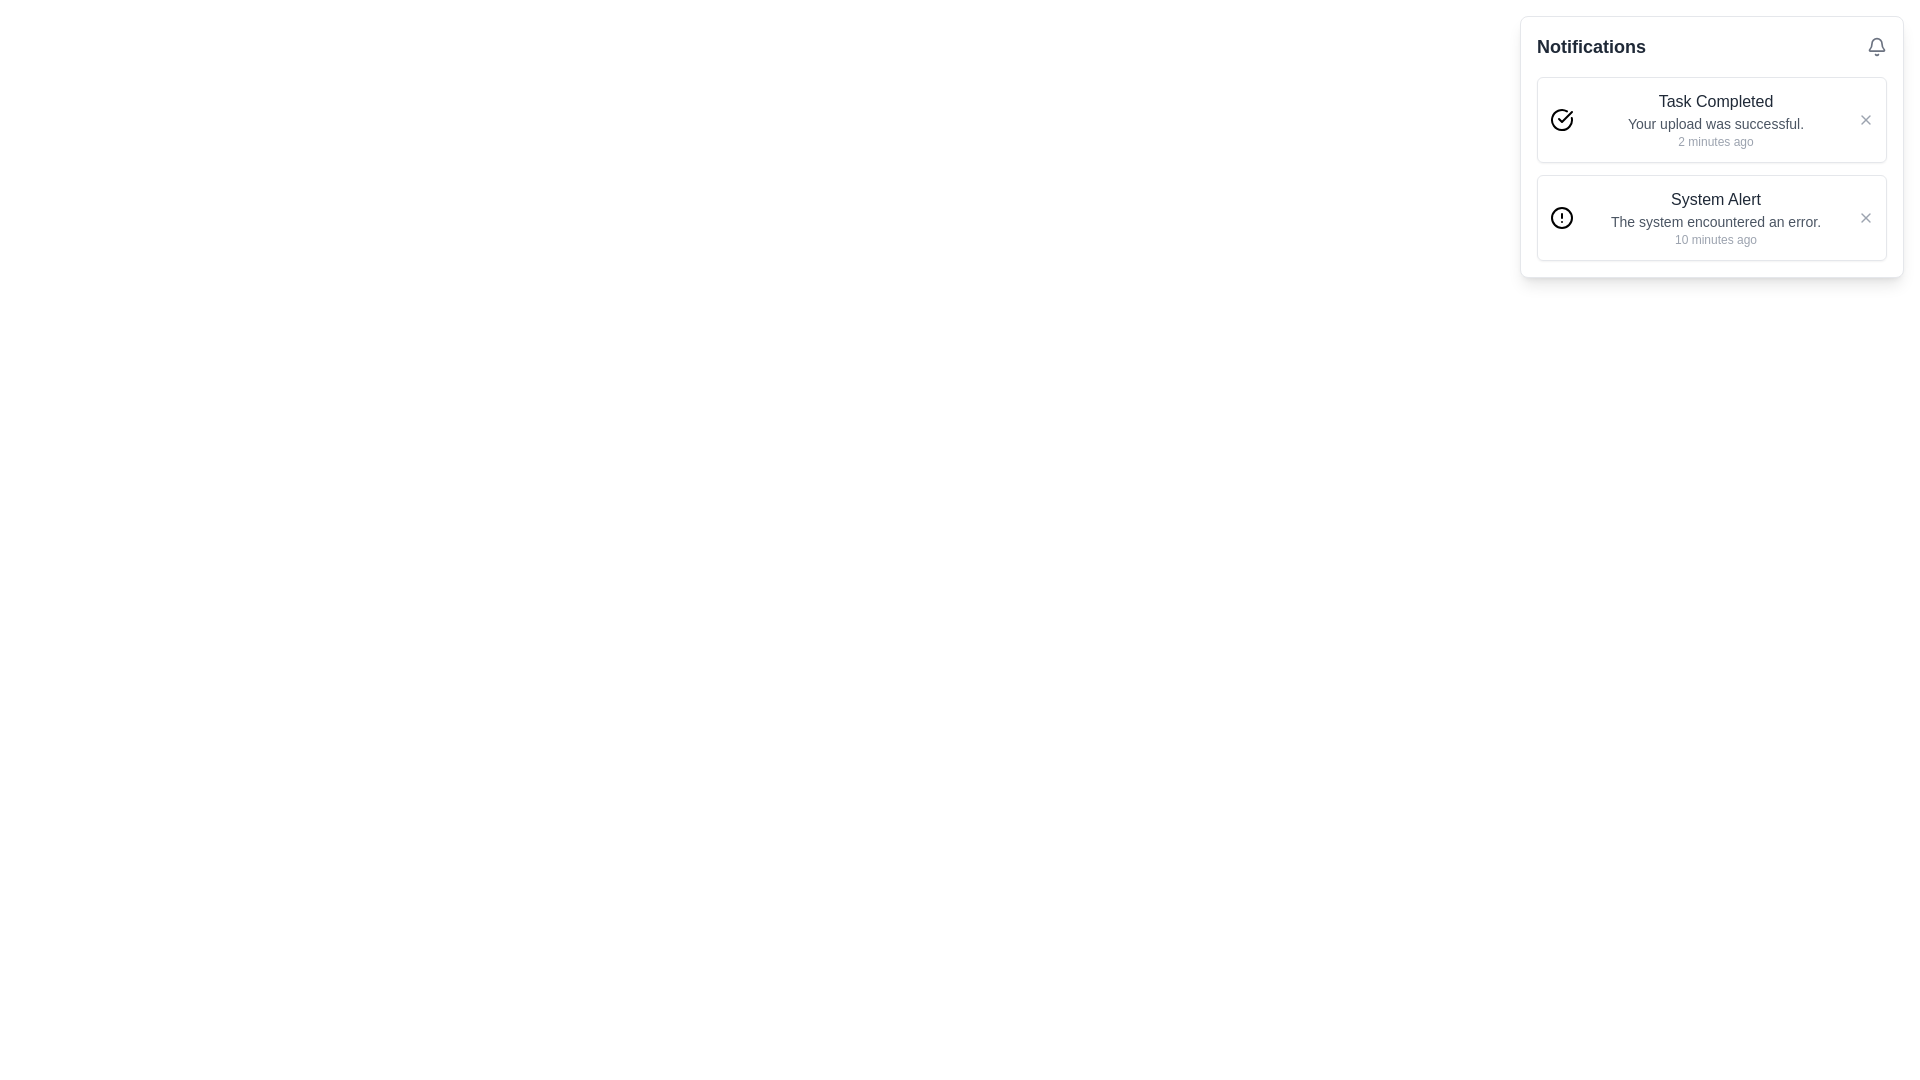 The image size is (1920, 1080). I want to click on the bell icon located in the top-right corner of the Notifications panel to interact with notifications, so click(1875, 45).